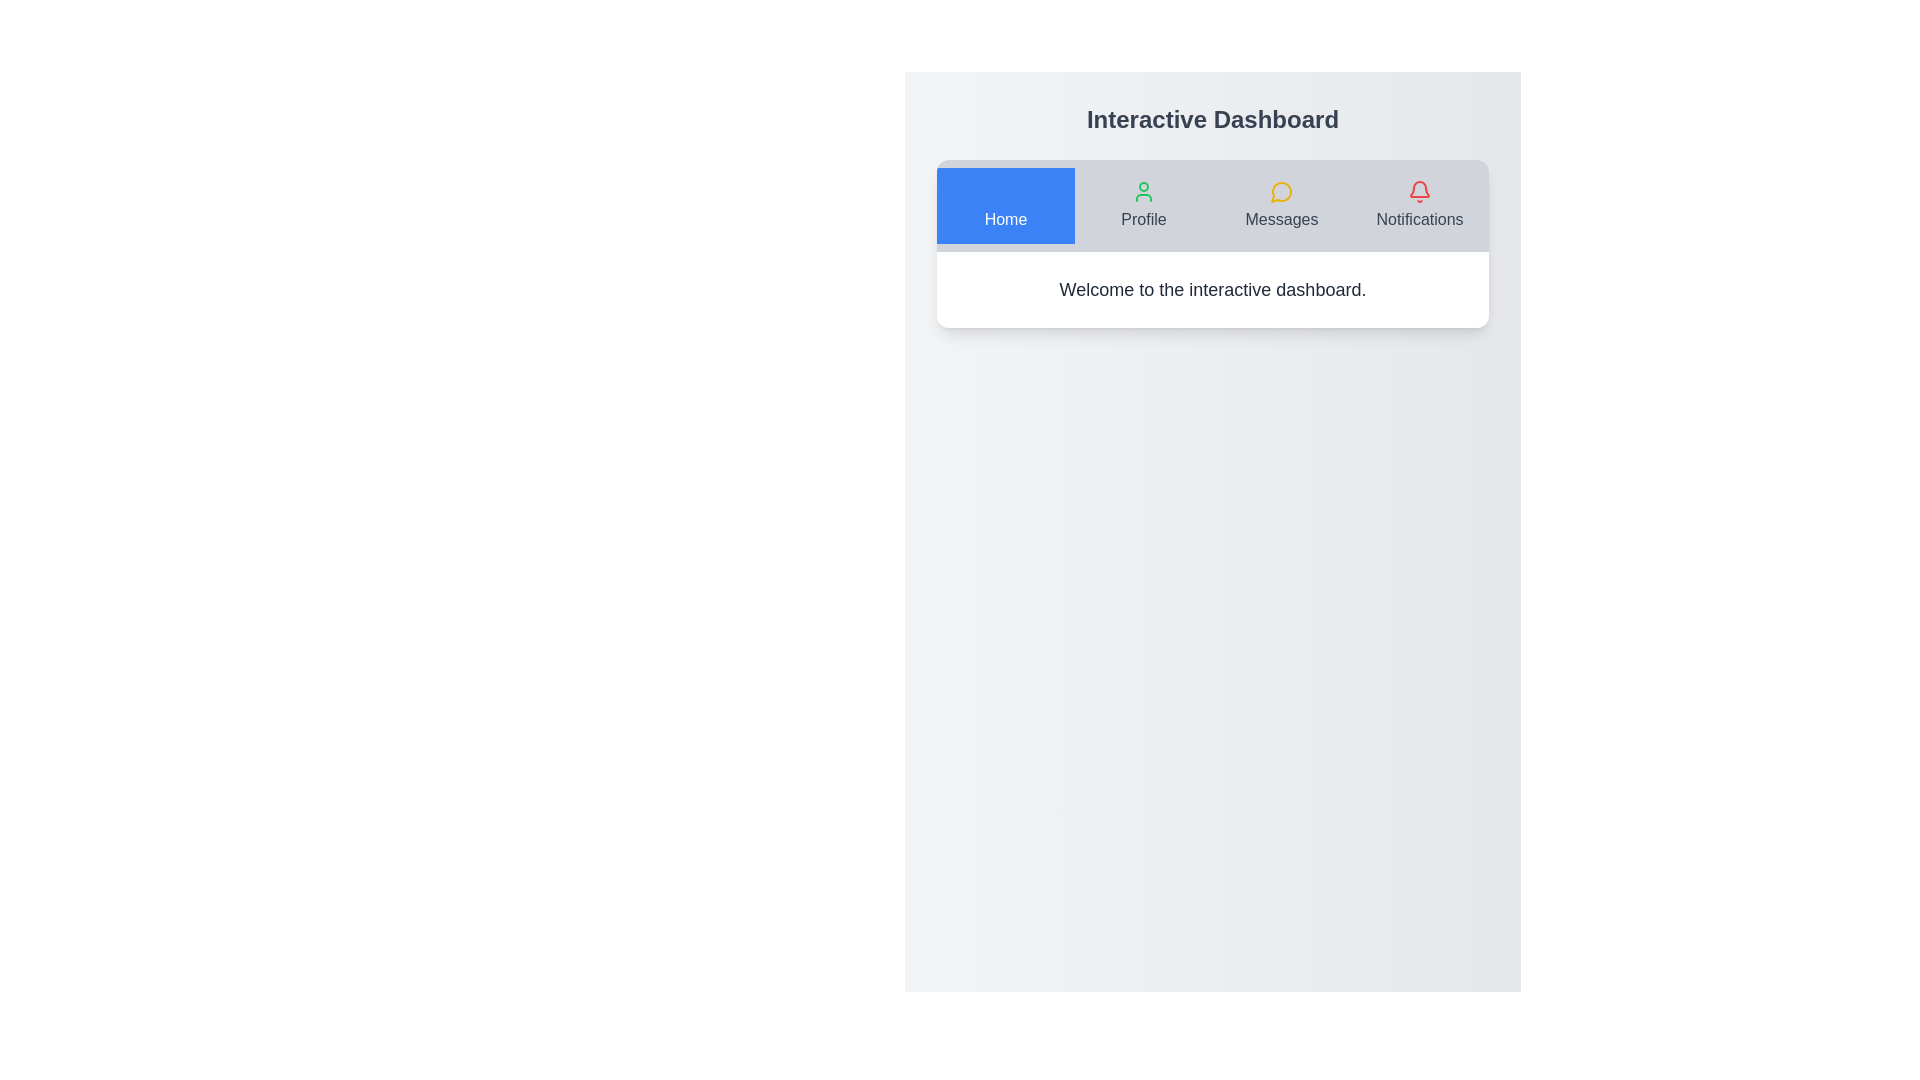 The image size is (1920, 1080). I want to click on the third button in the horizontal navigation bar, located between 'Profile' and 'Notifications', so click(1281, 205).